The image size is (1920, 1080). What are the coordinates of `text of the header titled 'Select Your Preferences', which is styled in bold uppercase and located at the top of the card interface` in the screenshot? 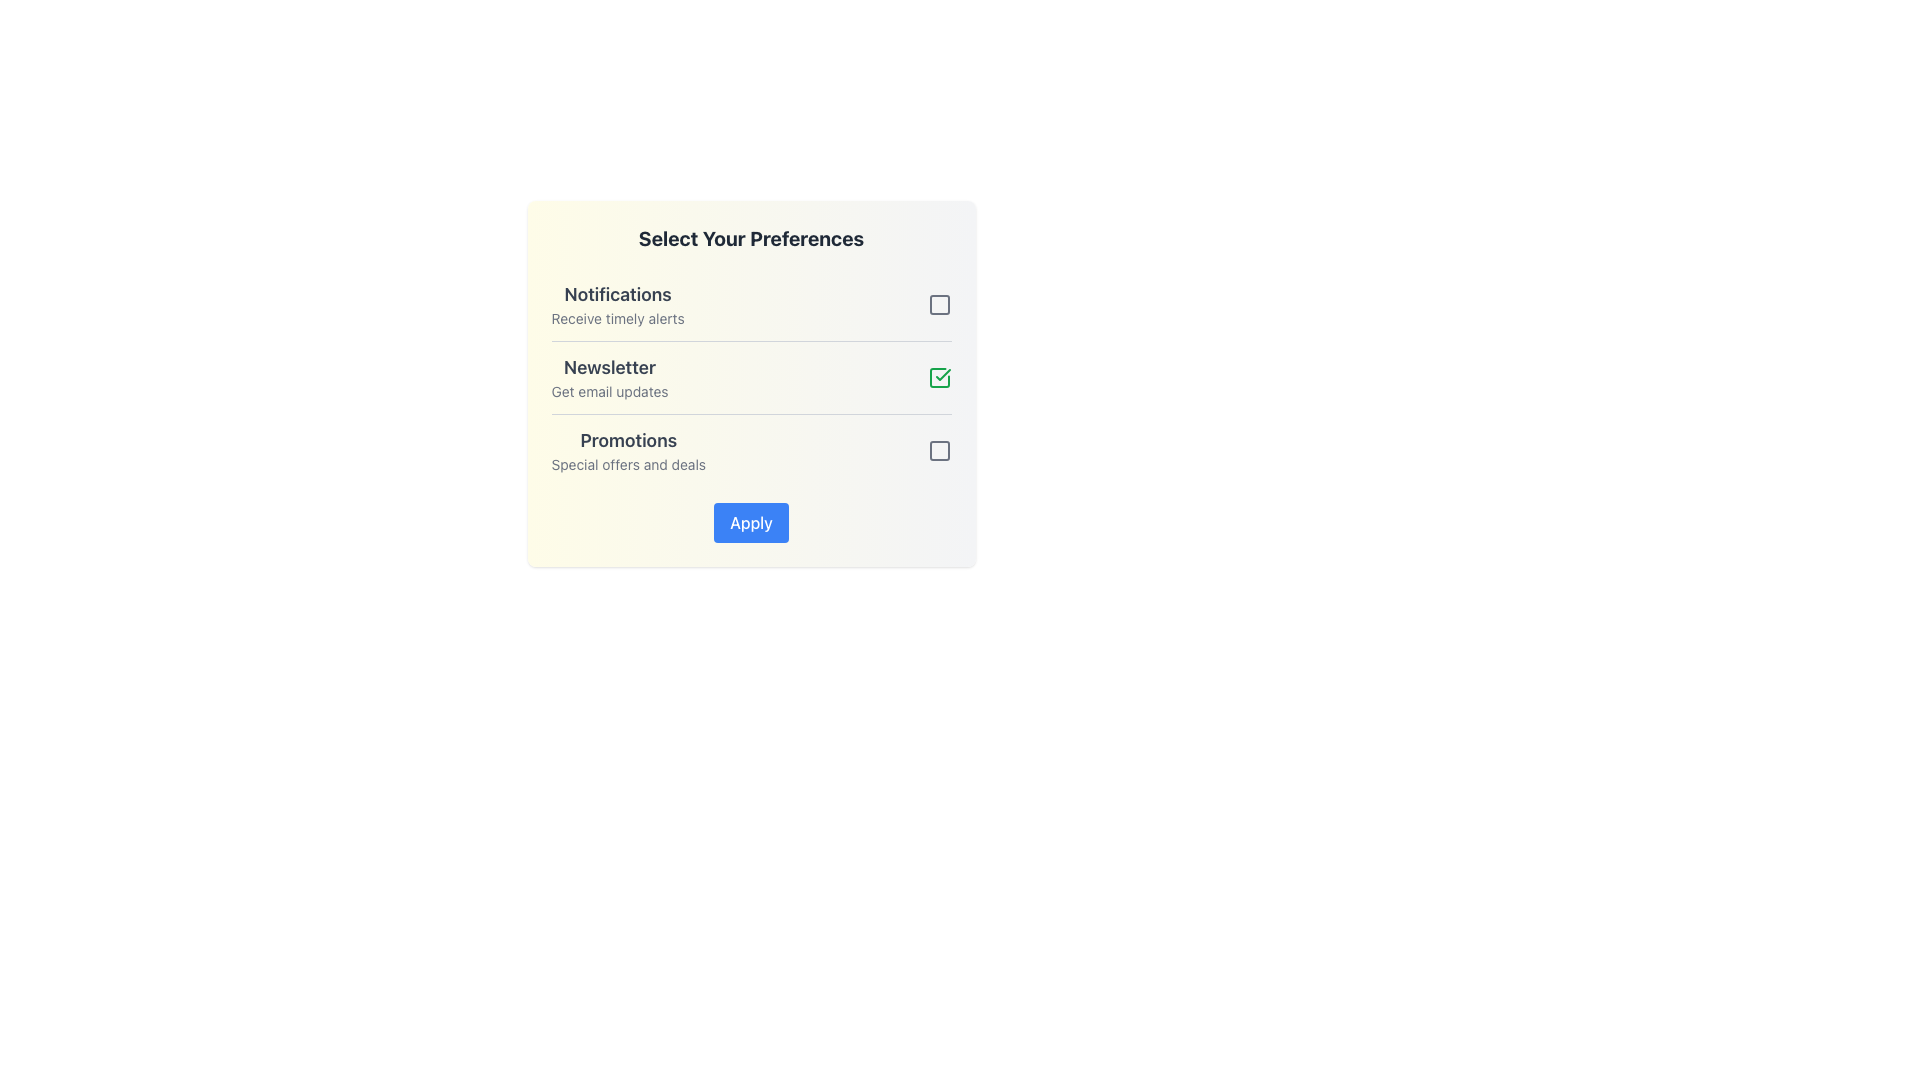 It's located at (750, 238).